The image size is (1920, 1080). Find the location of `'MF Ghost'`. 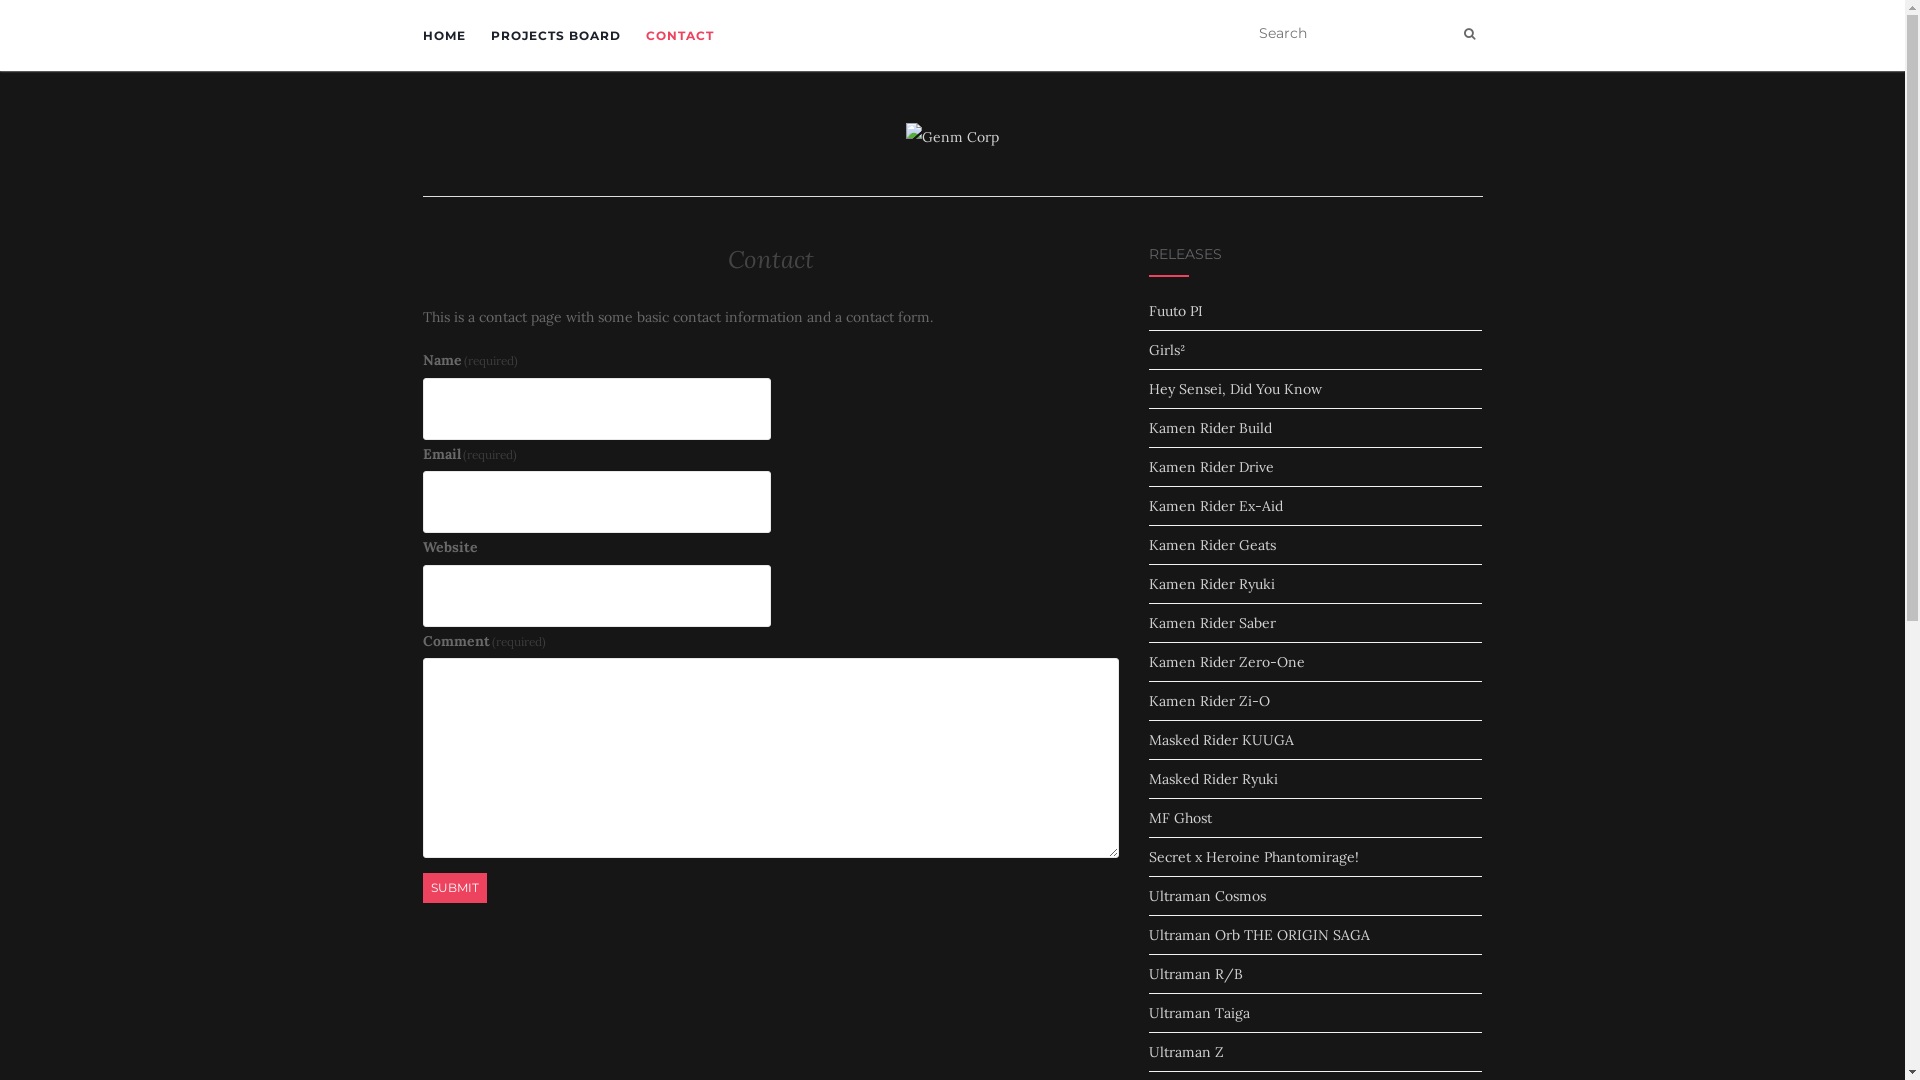

'MF Ghost' is located at coordinates (1180, 817).